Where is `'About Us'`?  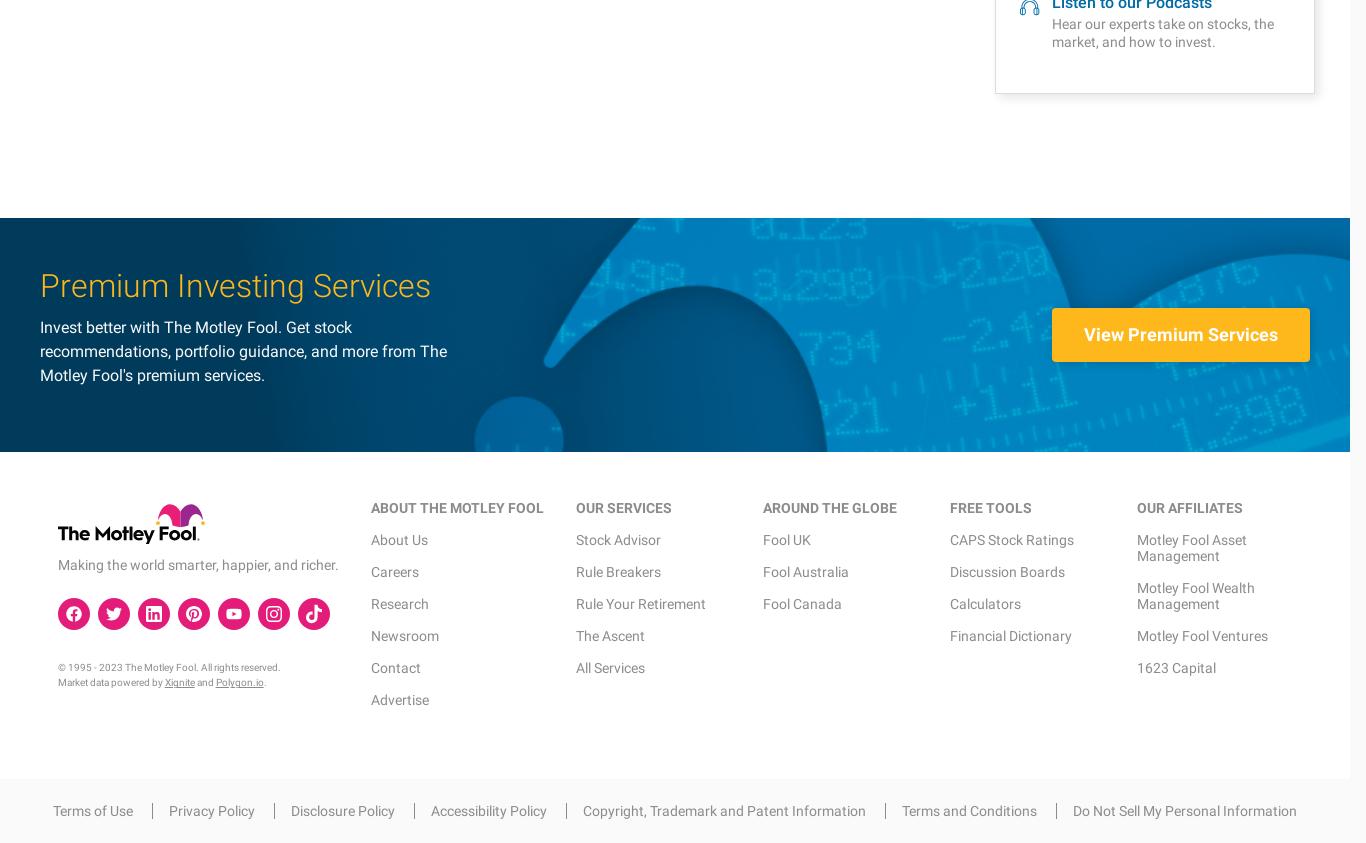 'About Us' is located at coordinates (397, 83).